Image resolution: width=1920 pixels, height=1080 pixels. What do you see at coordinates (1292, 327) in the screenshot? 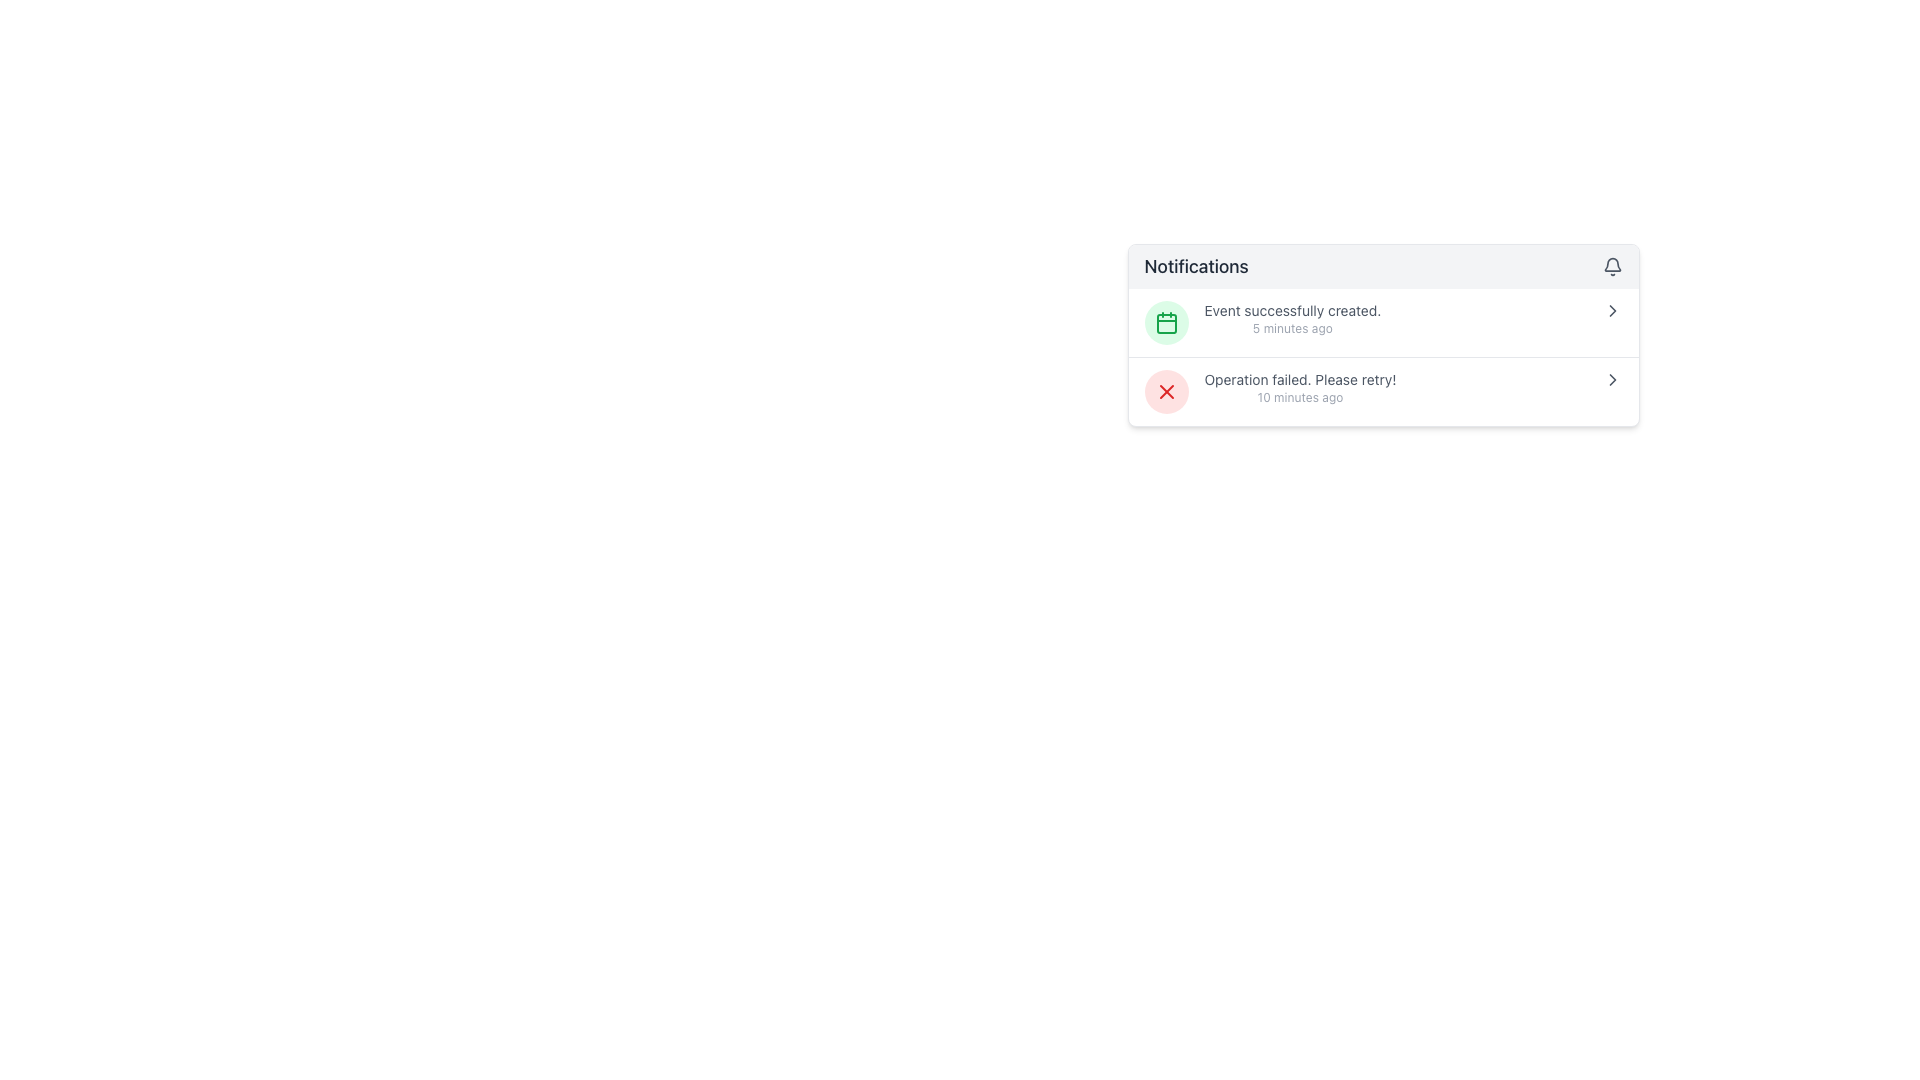
I see `text label displaying '5 minutes ago', which is located below the 'Event successfully created.' message in the notifications panel` at bounding box center [1292, 327].